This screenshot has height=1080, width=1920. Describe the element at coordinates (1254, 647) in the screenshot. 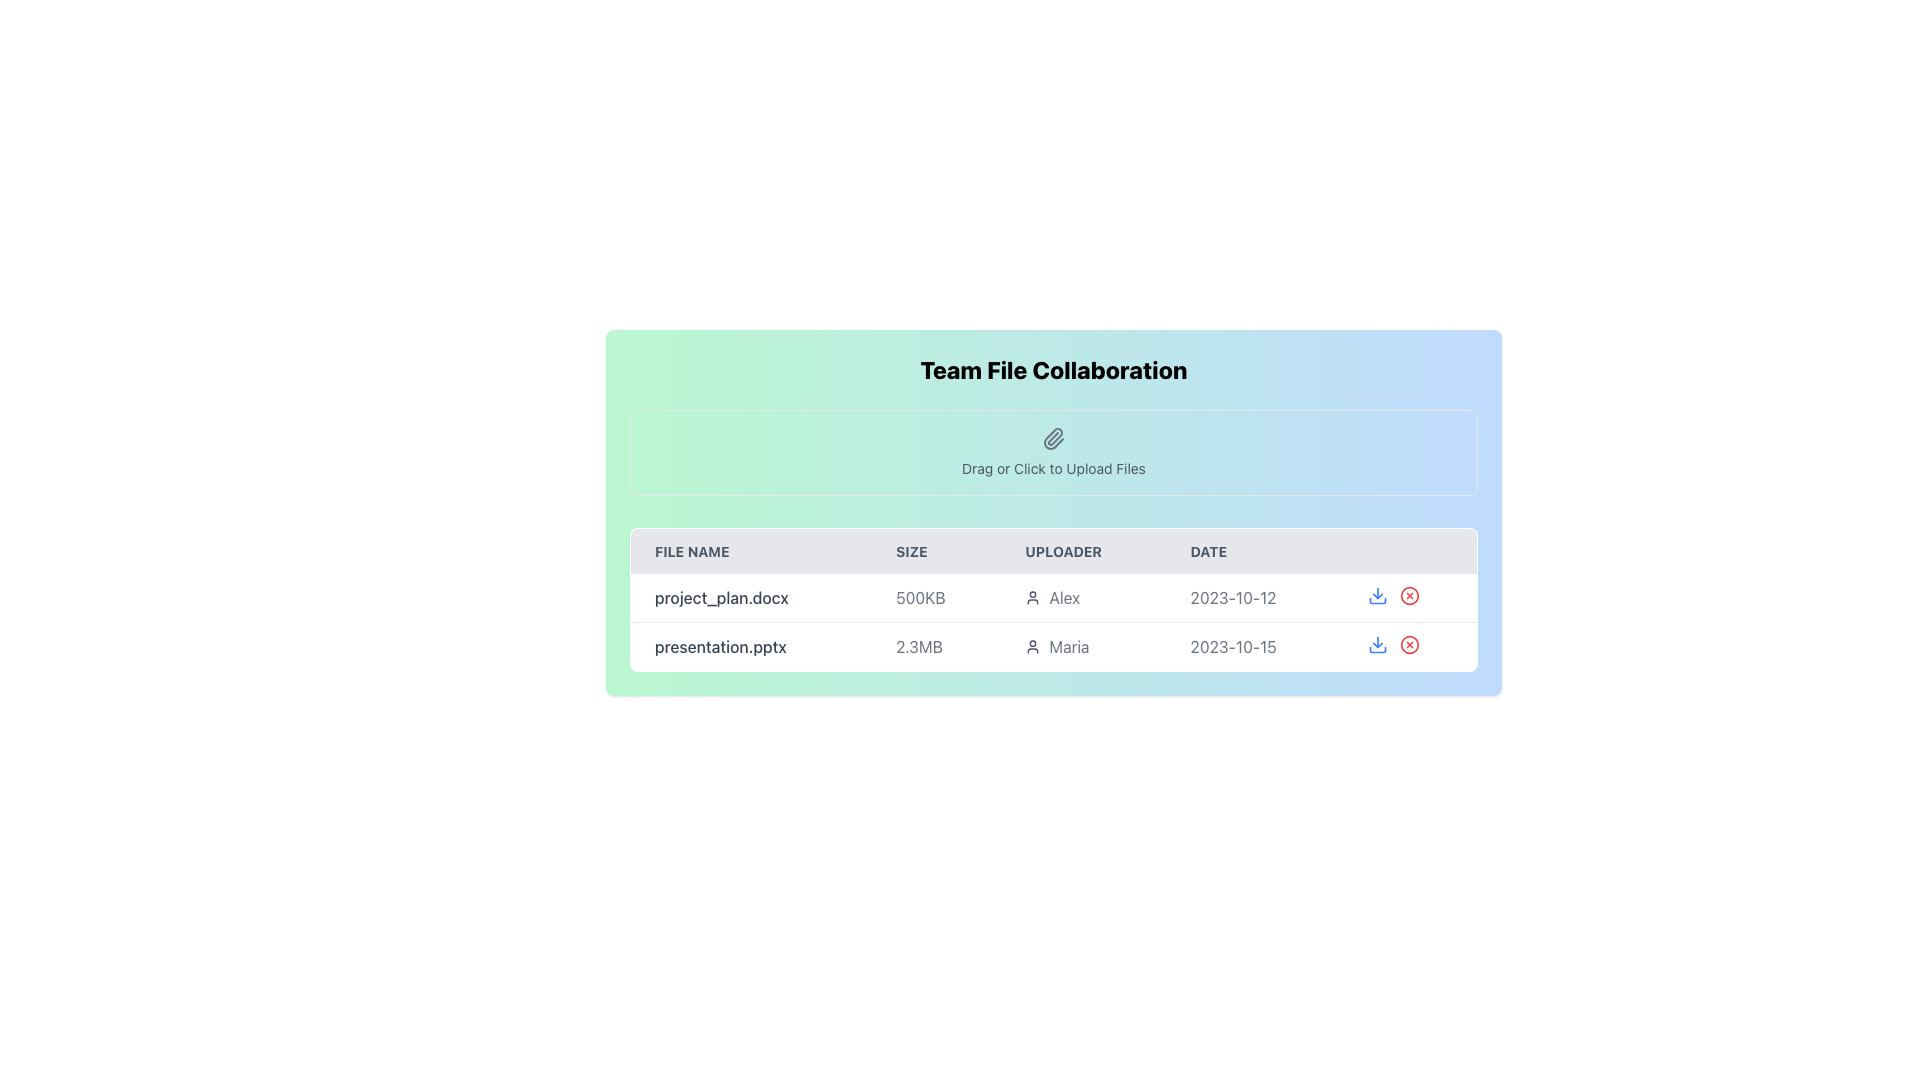

I see `the static text indicating the upload date of the file 'presentation.pptx' located in the 'DATE' column of the second row, positioned between the uploader's name 'Maria' and the download icon` at that location.